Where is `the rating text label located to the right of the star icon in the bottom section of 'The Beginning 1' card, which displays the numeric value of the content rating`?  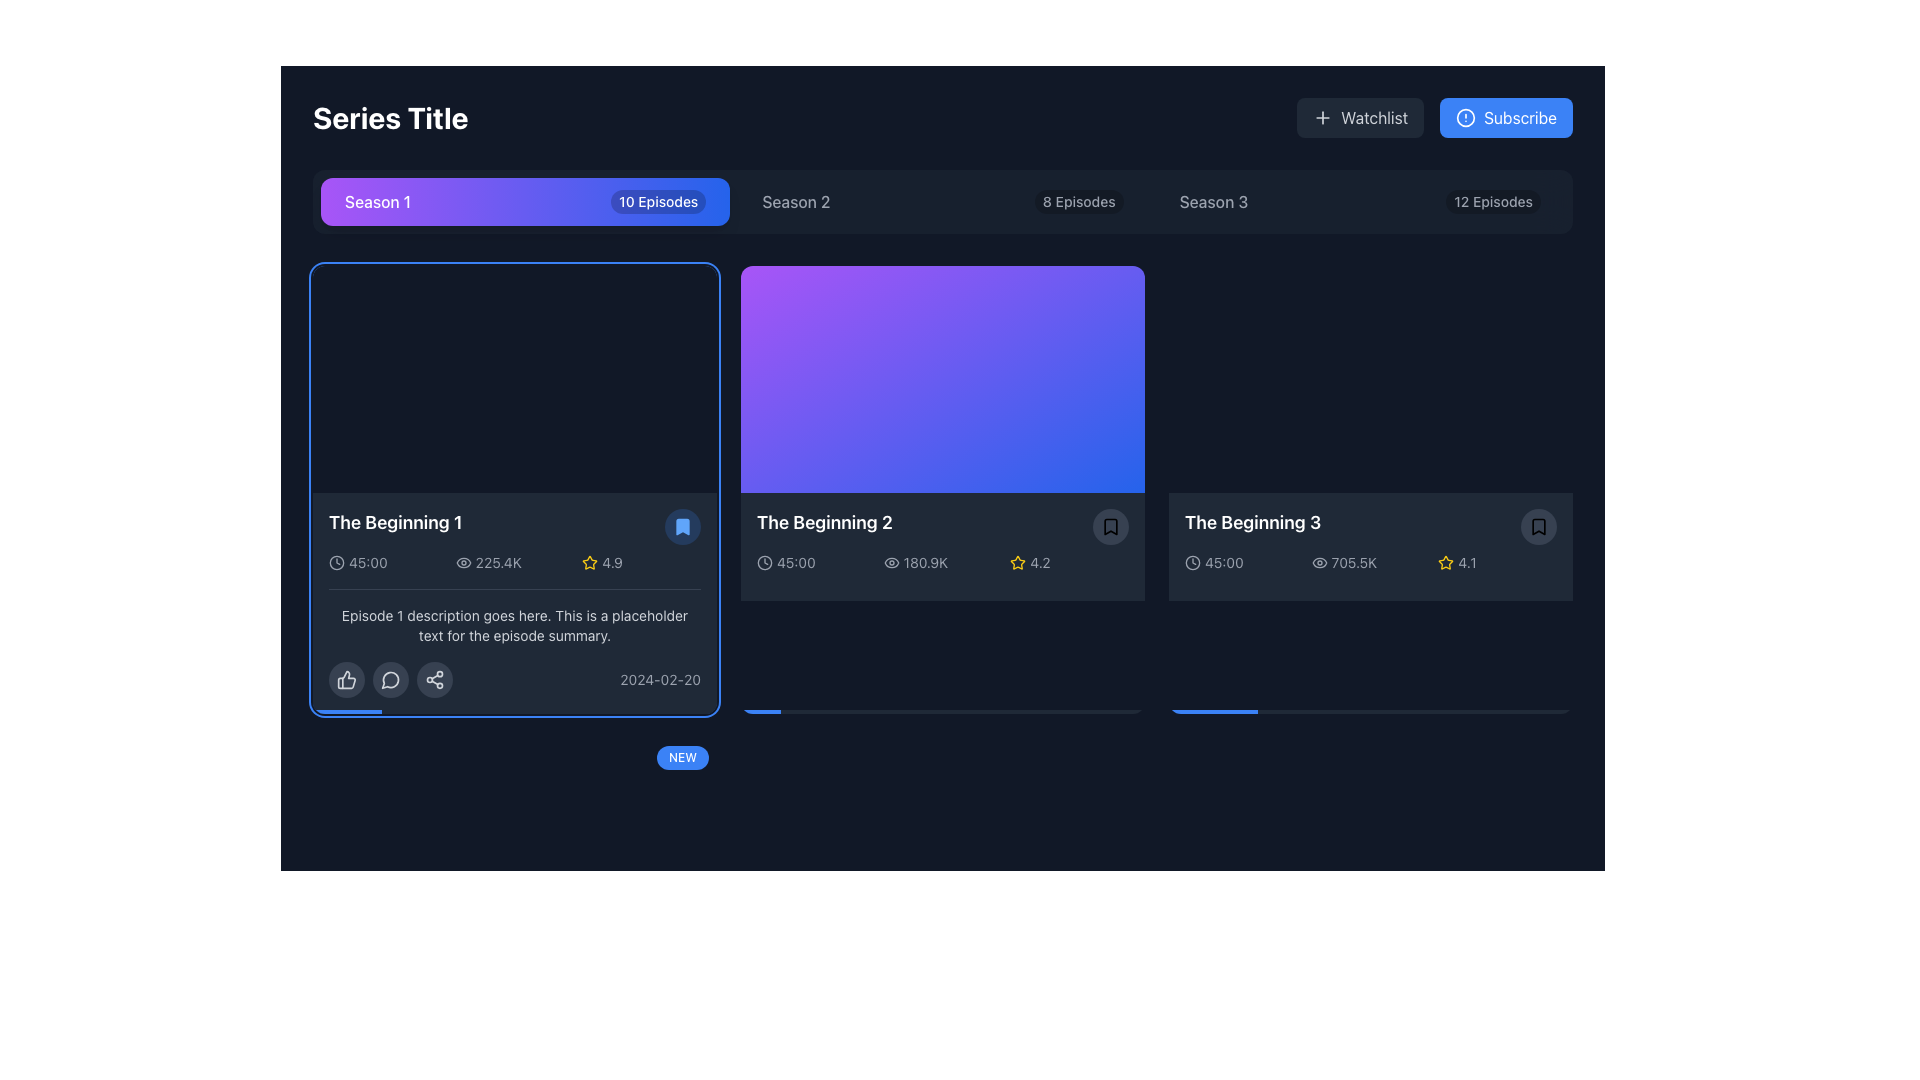
the rating text label located to the right of the star icon in the bottom section of 'The Beginning 1' card, which displays the numeric value of the content rating is located at coordinates (611, 563).